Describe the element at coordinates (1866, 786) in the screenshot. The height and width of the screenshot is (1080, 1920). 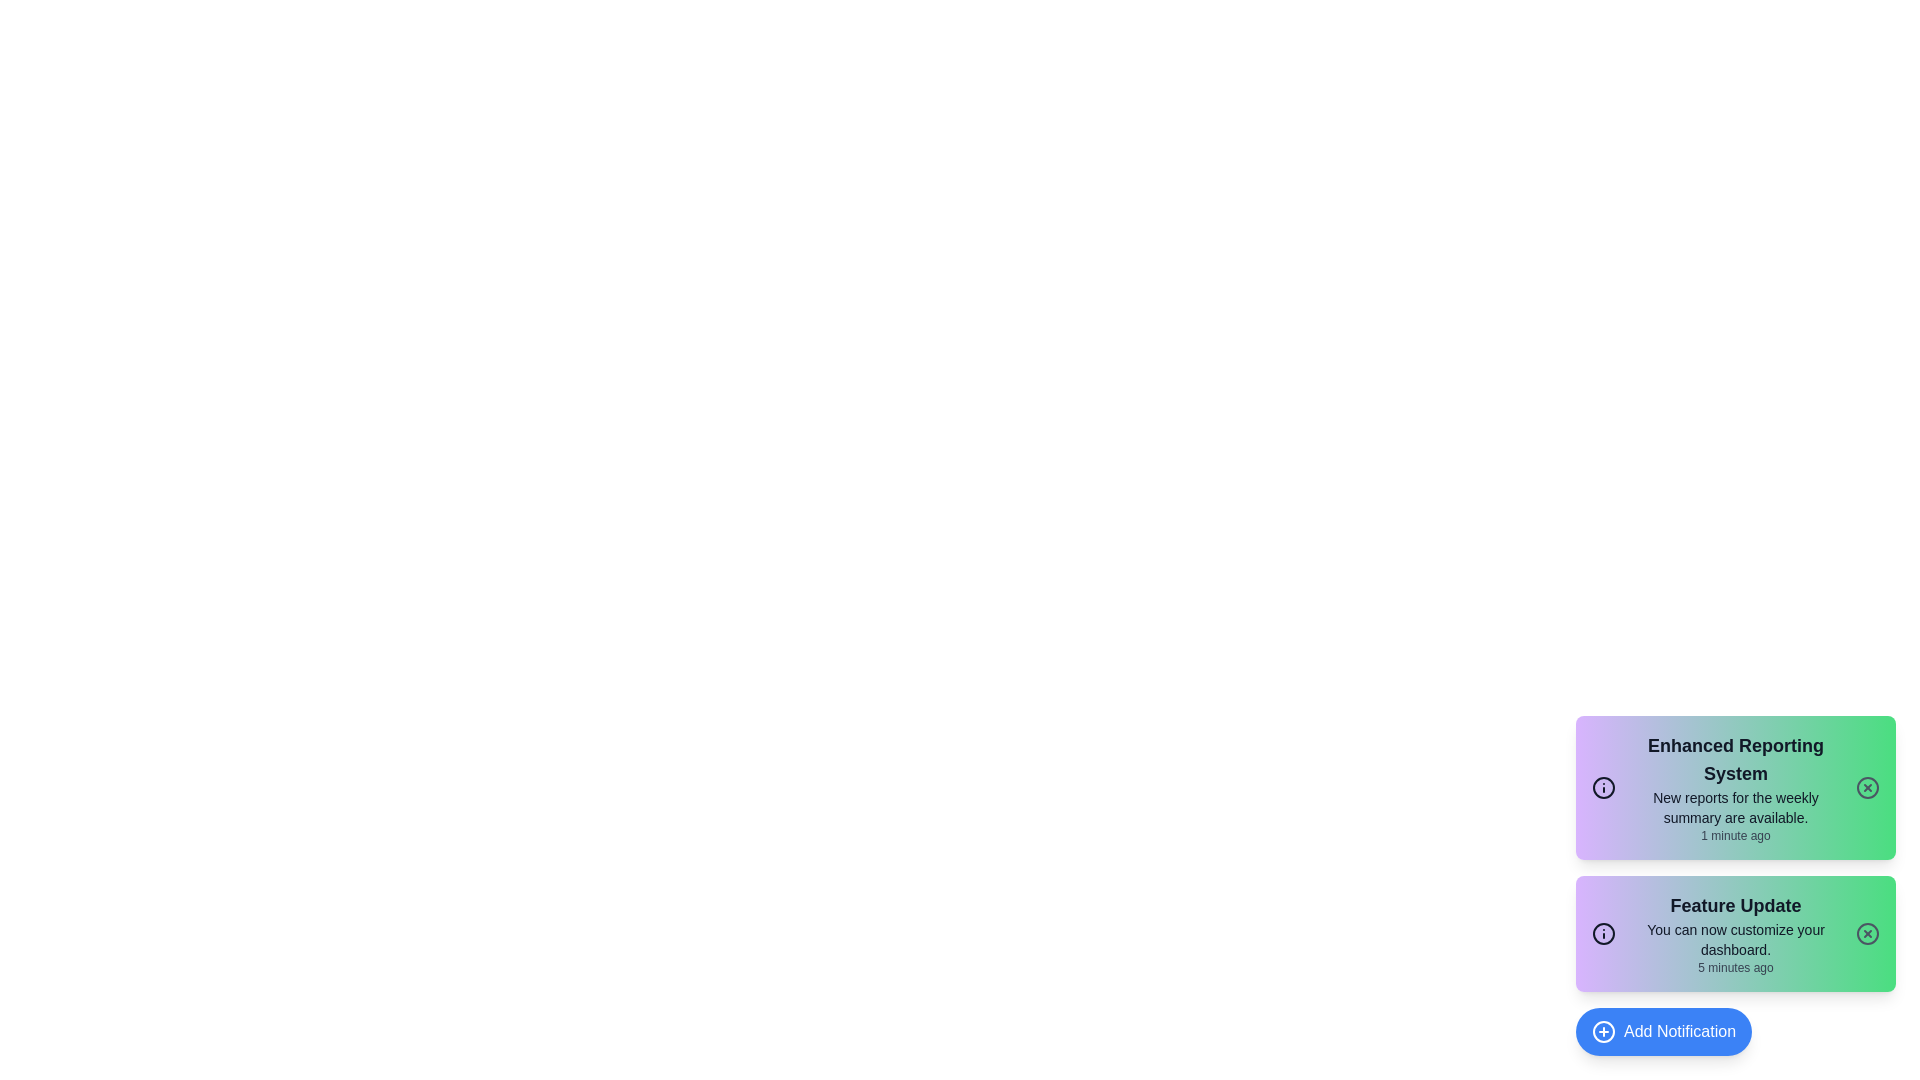
I see `the close button of the first notification` at that location.